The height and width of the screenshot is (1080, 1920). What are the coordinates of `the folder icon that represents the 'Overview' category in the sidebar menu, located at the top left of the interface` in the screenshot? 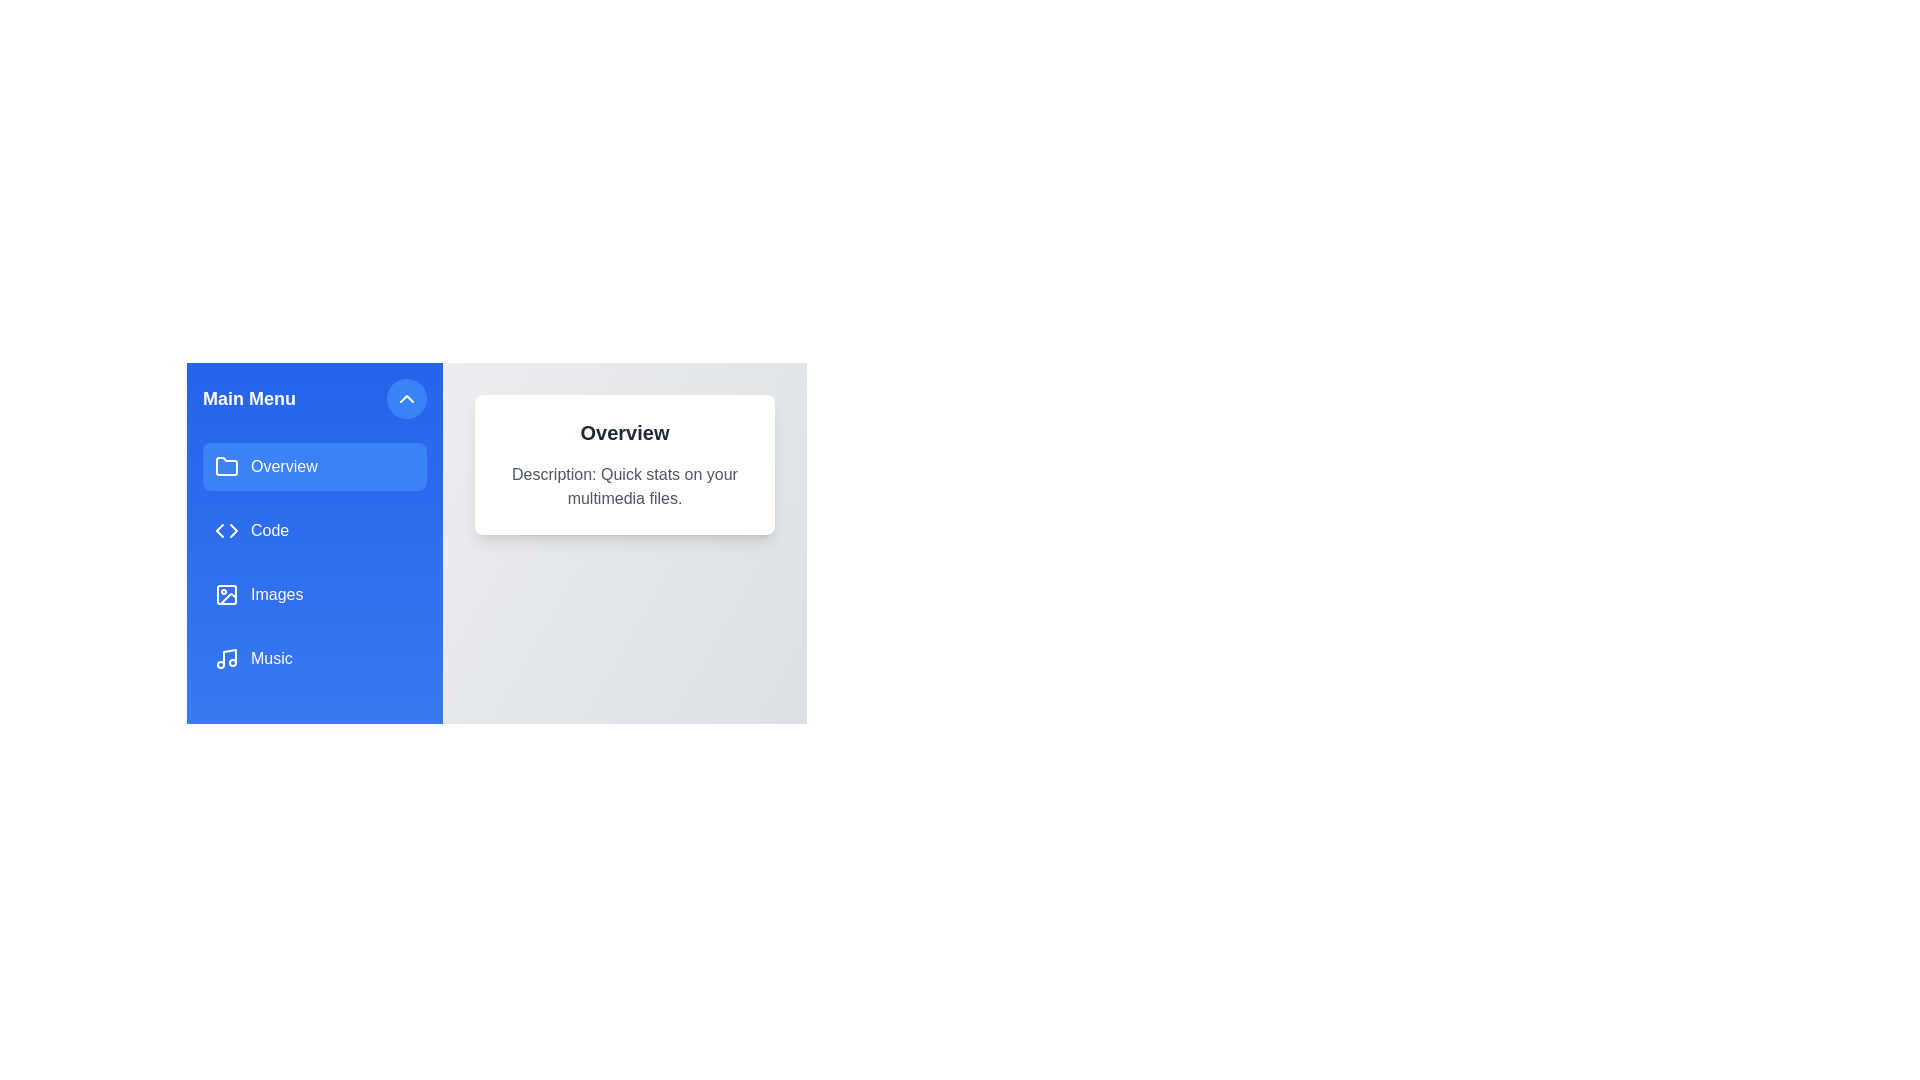 It's located at (226, 466).